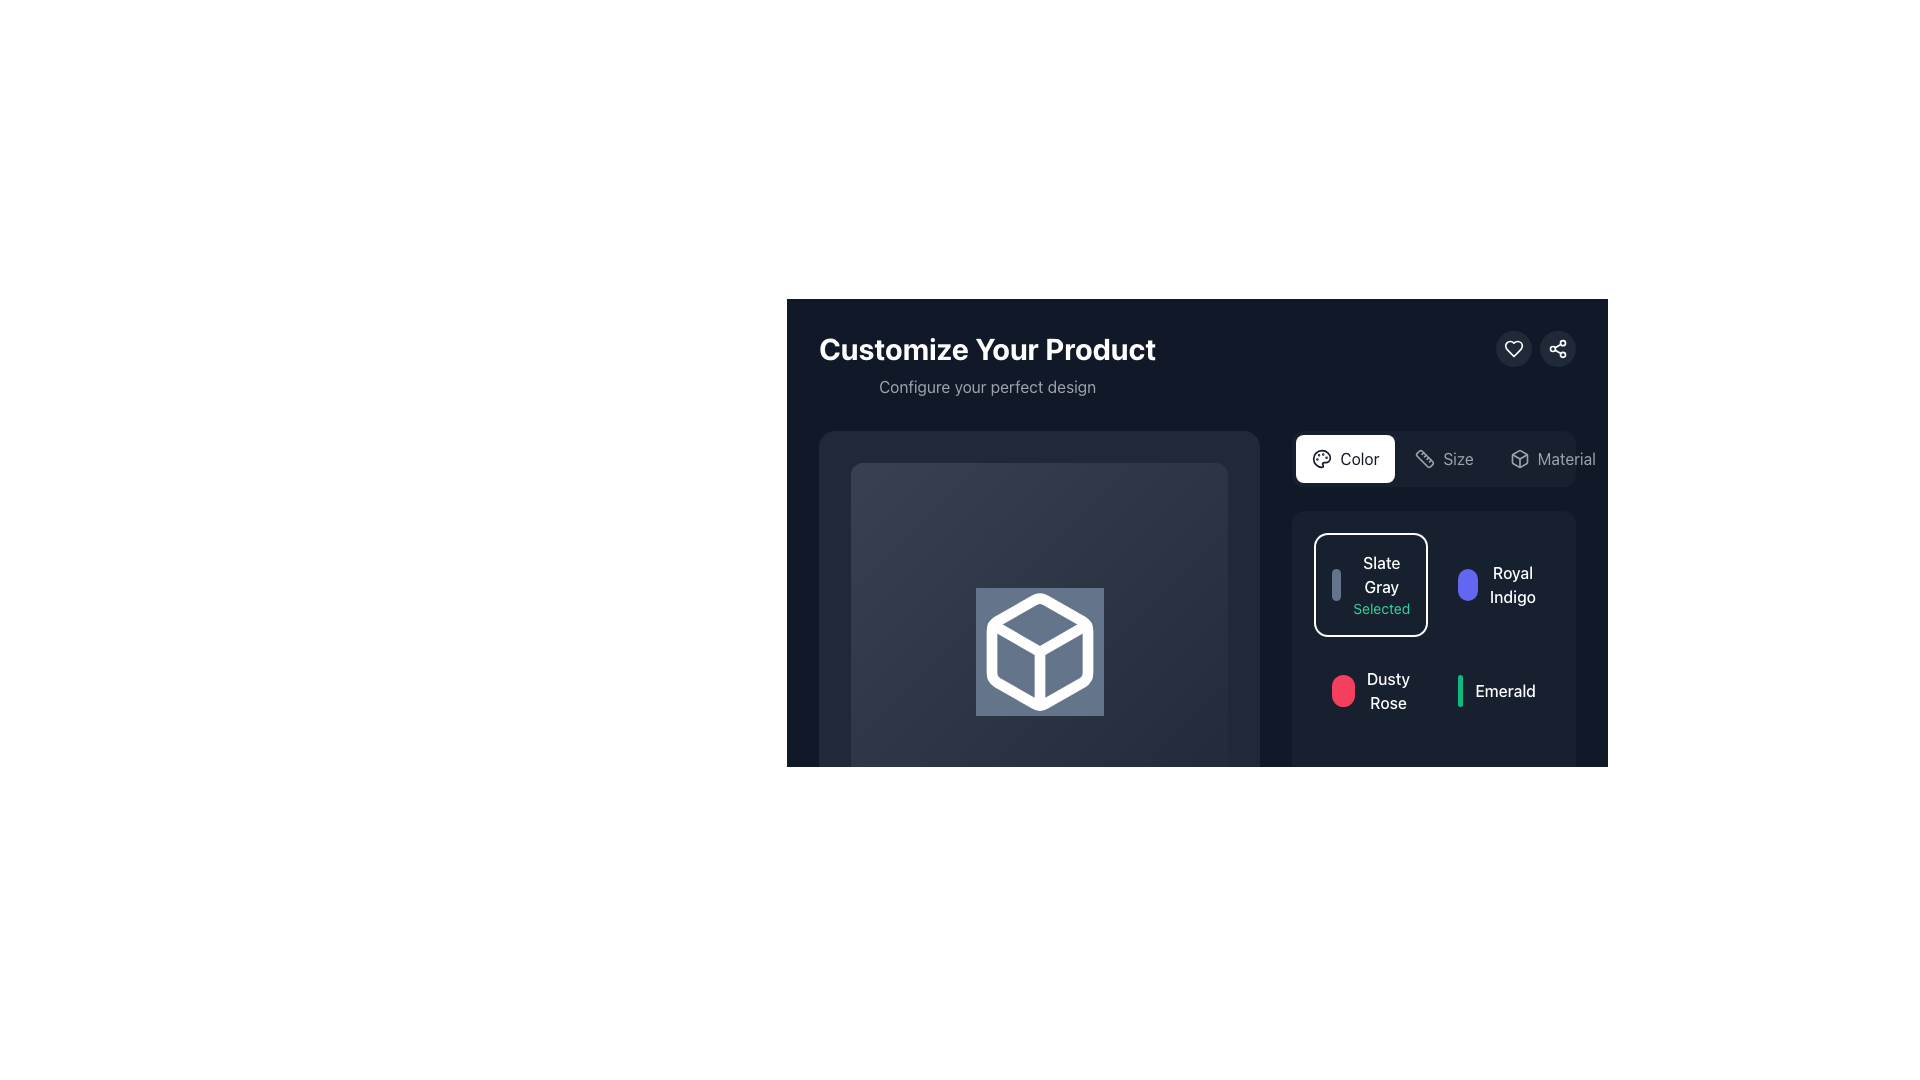  What do you see at coordinates (1519, 459) in the screenshot?
I see `the material option icon located in the customization section of the product design interface, positioned on the right-hand side across from the 'Color' and 'Size' labels` at bounding box center [1519, 459].